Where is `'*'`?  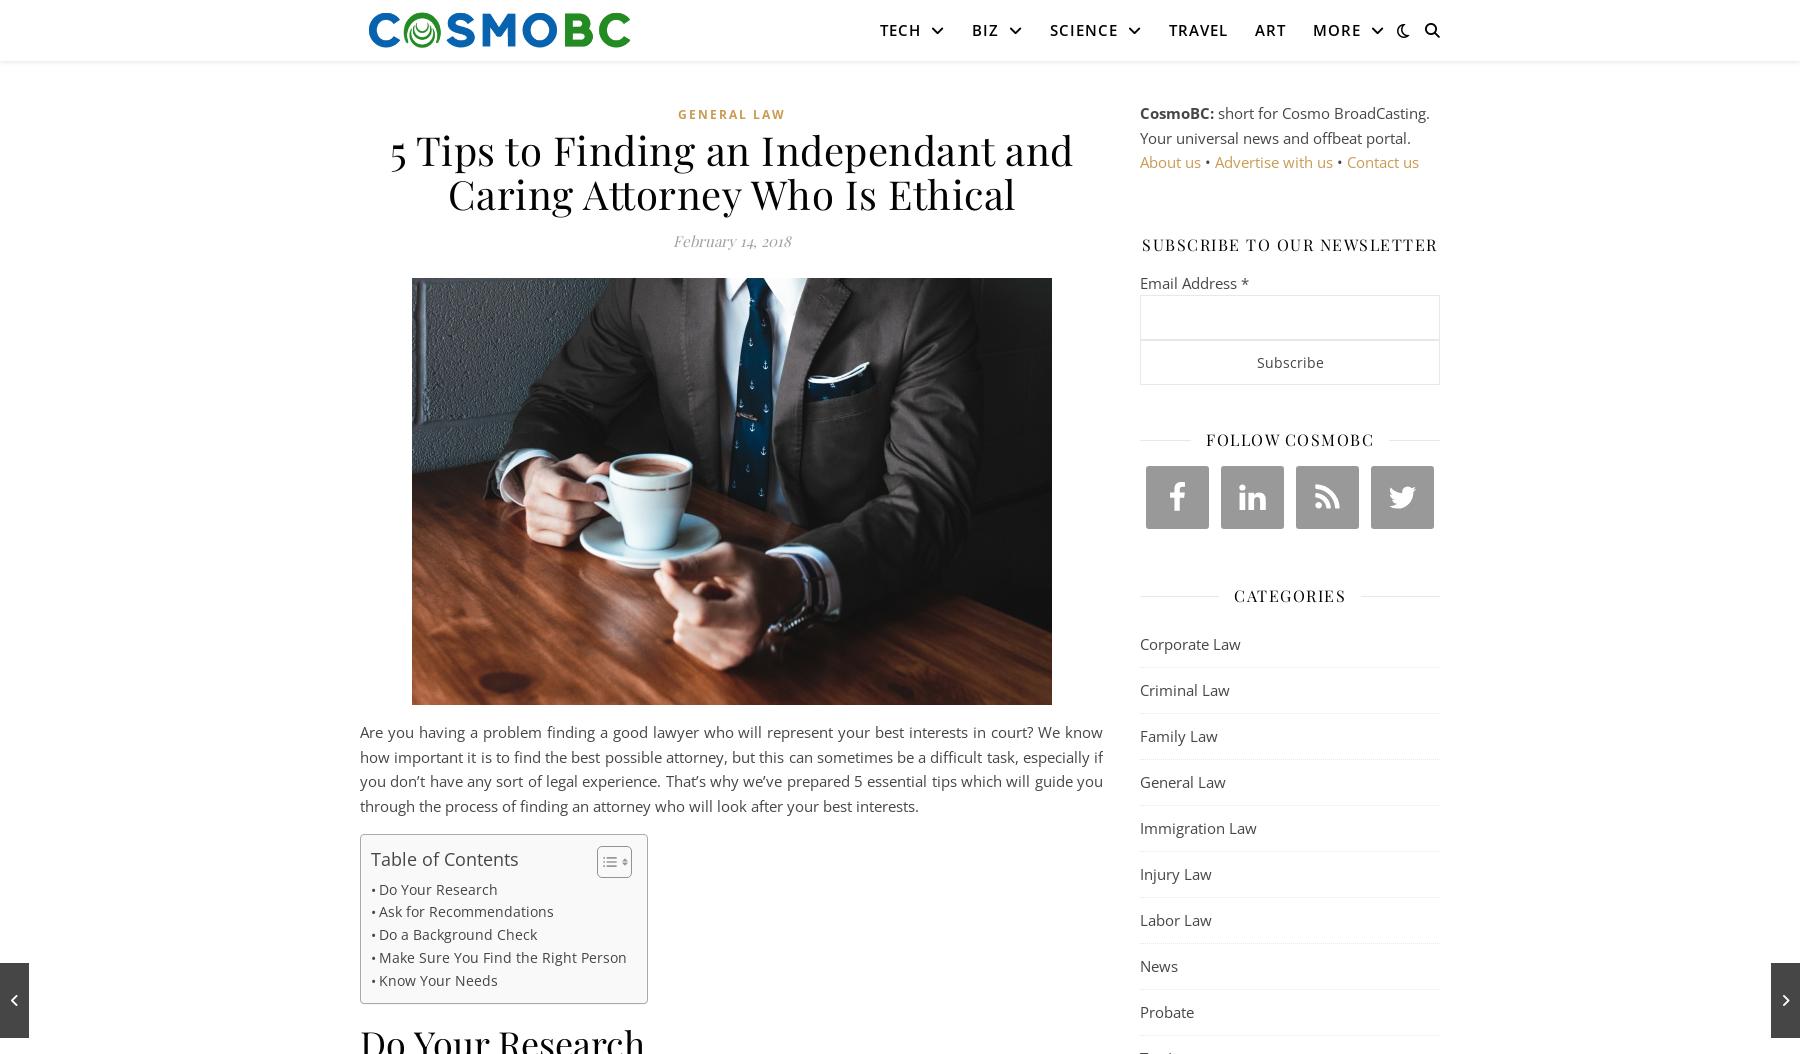 '*' is located at coordinates (1240, 281).